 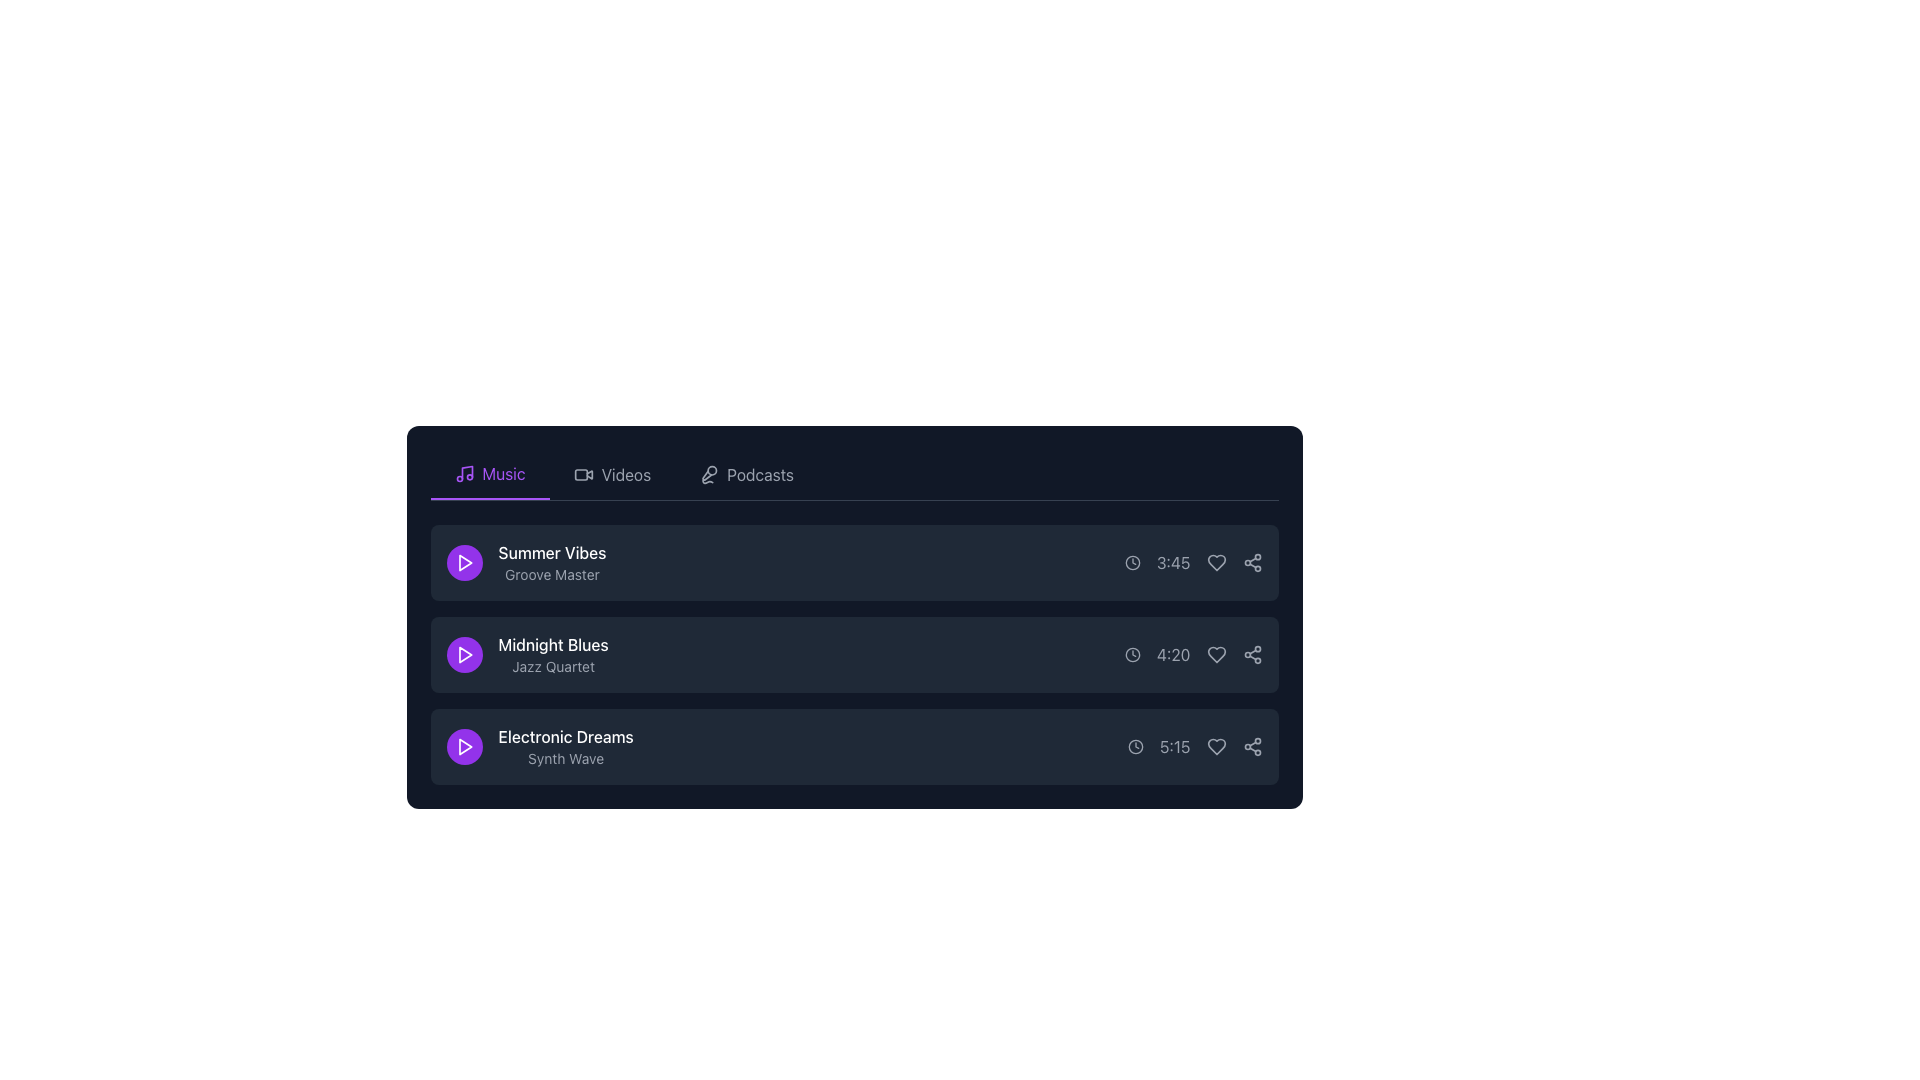 What do you see at coordinates (552, 563) in the screenshot?
I see `the text display that shows the title 'Summer Vibes' and description 'Groove Master', located to the right of the purple play button icon in the first list item of a vertical list` at bounding box center [552, 563].